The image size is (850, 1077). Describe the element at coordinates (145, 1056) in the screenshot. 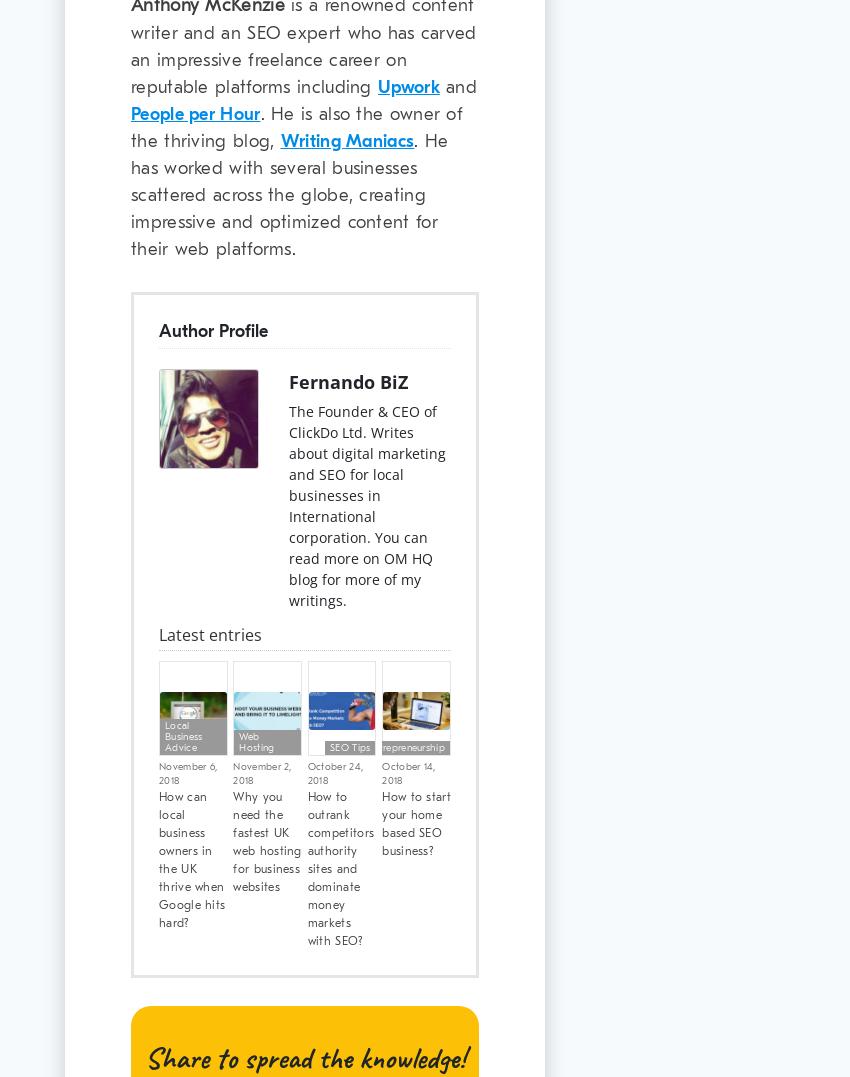

I see `'Share to spread the knowledge!'` at that location.